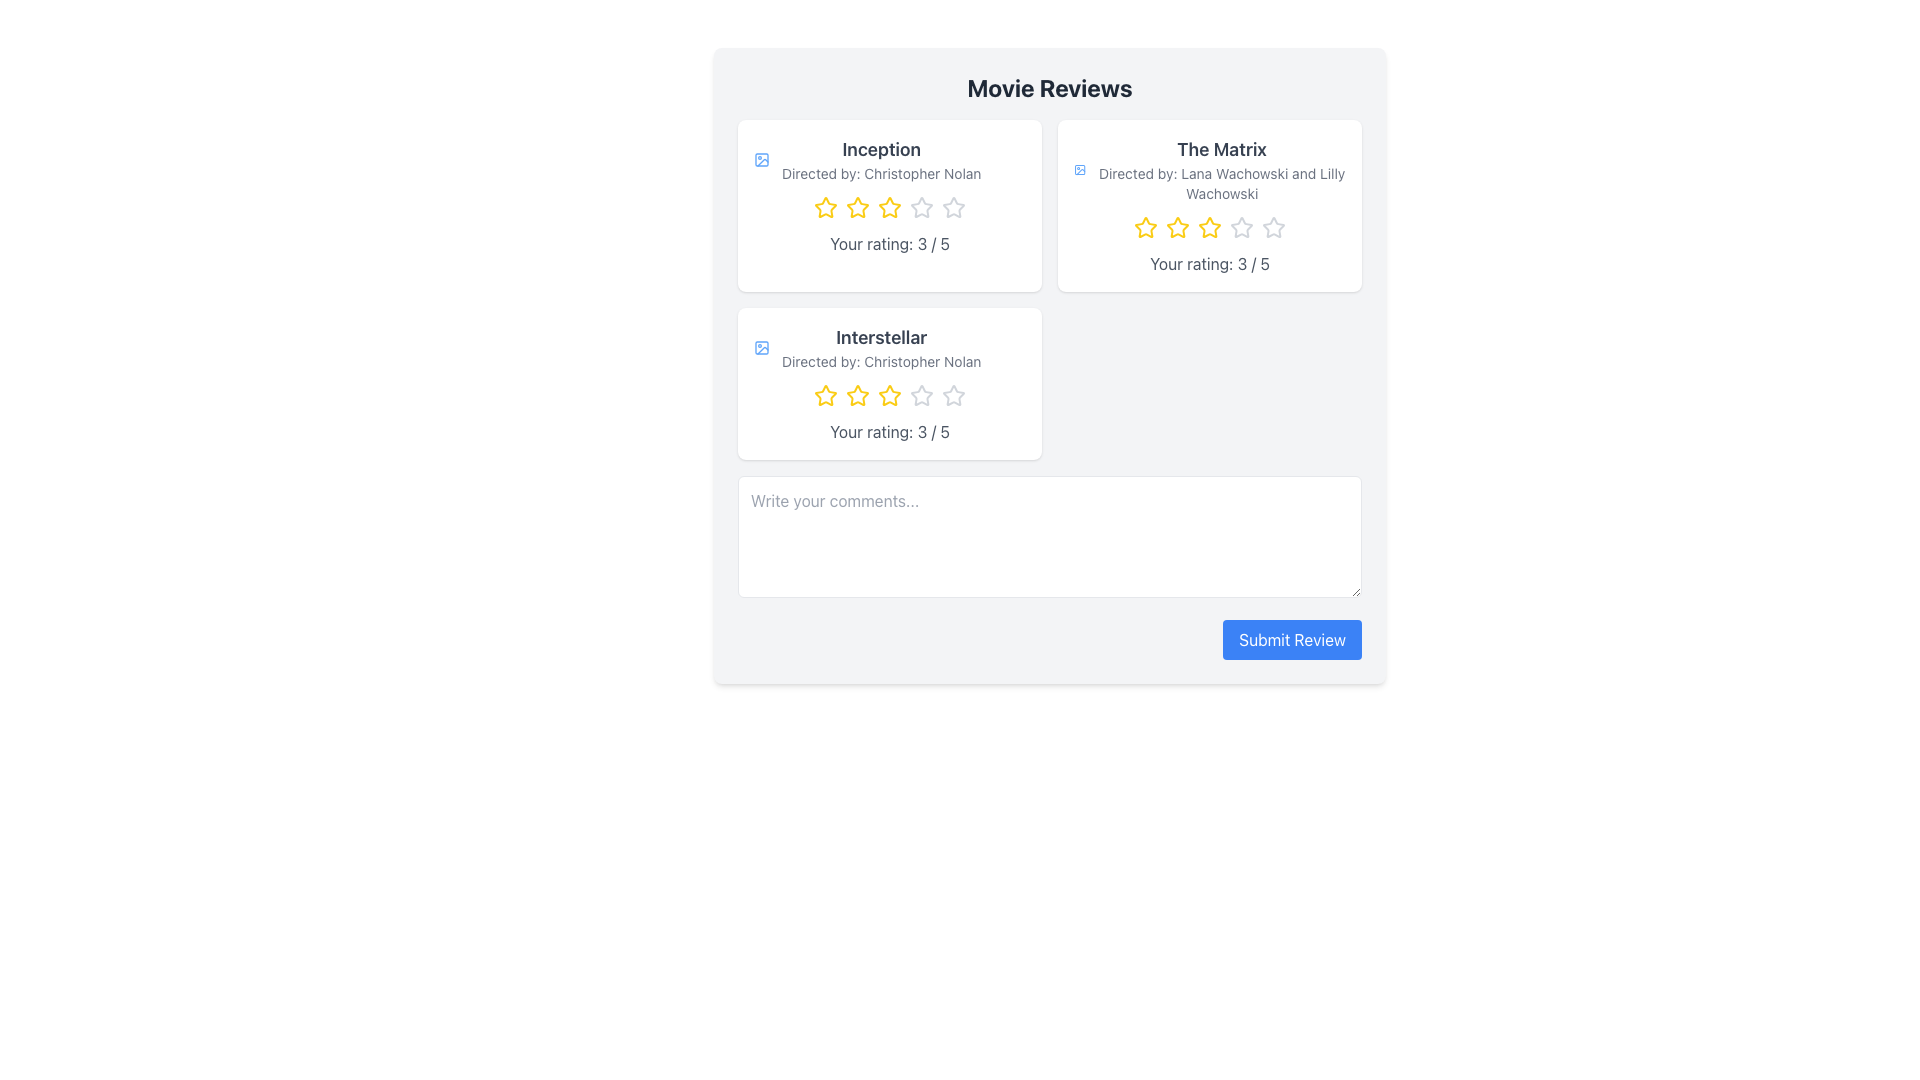 The width and height of the screenshot is (1920, 1080). Describe the element at coordinates (1221, 168) in the screenshot. I see `the text block displaying the title 'The Matrix' and subtitle 'Directed by: Lana Wachowski and Lilly Wachowski' in the second card of the 'Movie Reviews' section` at that location.